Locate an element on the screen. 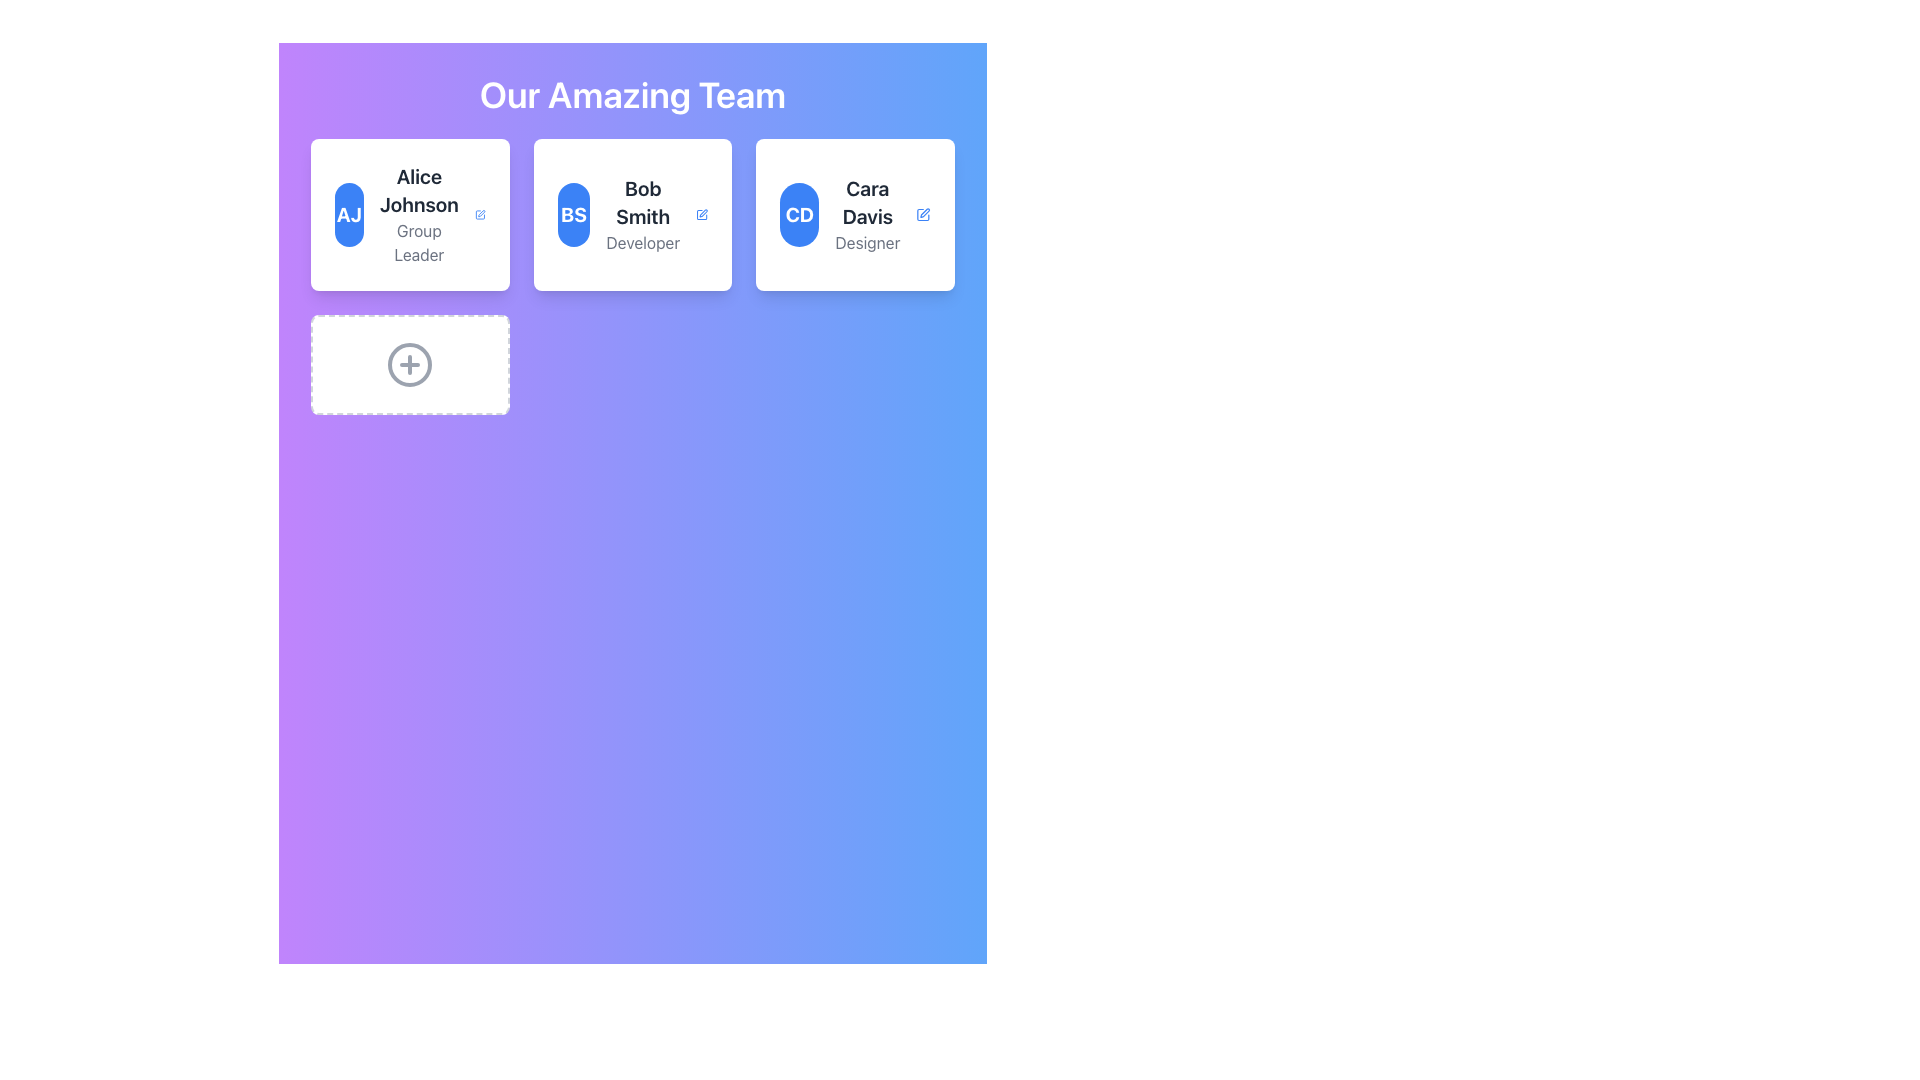 This screenshot has width=1920, height=1080. the text display element showing 'Alice Johnson', which is located at the top section of a user card is located at coordinates (418, 191).